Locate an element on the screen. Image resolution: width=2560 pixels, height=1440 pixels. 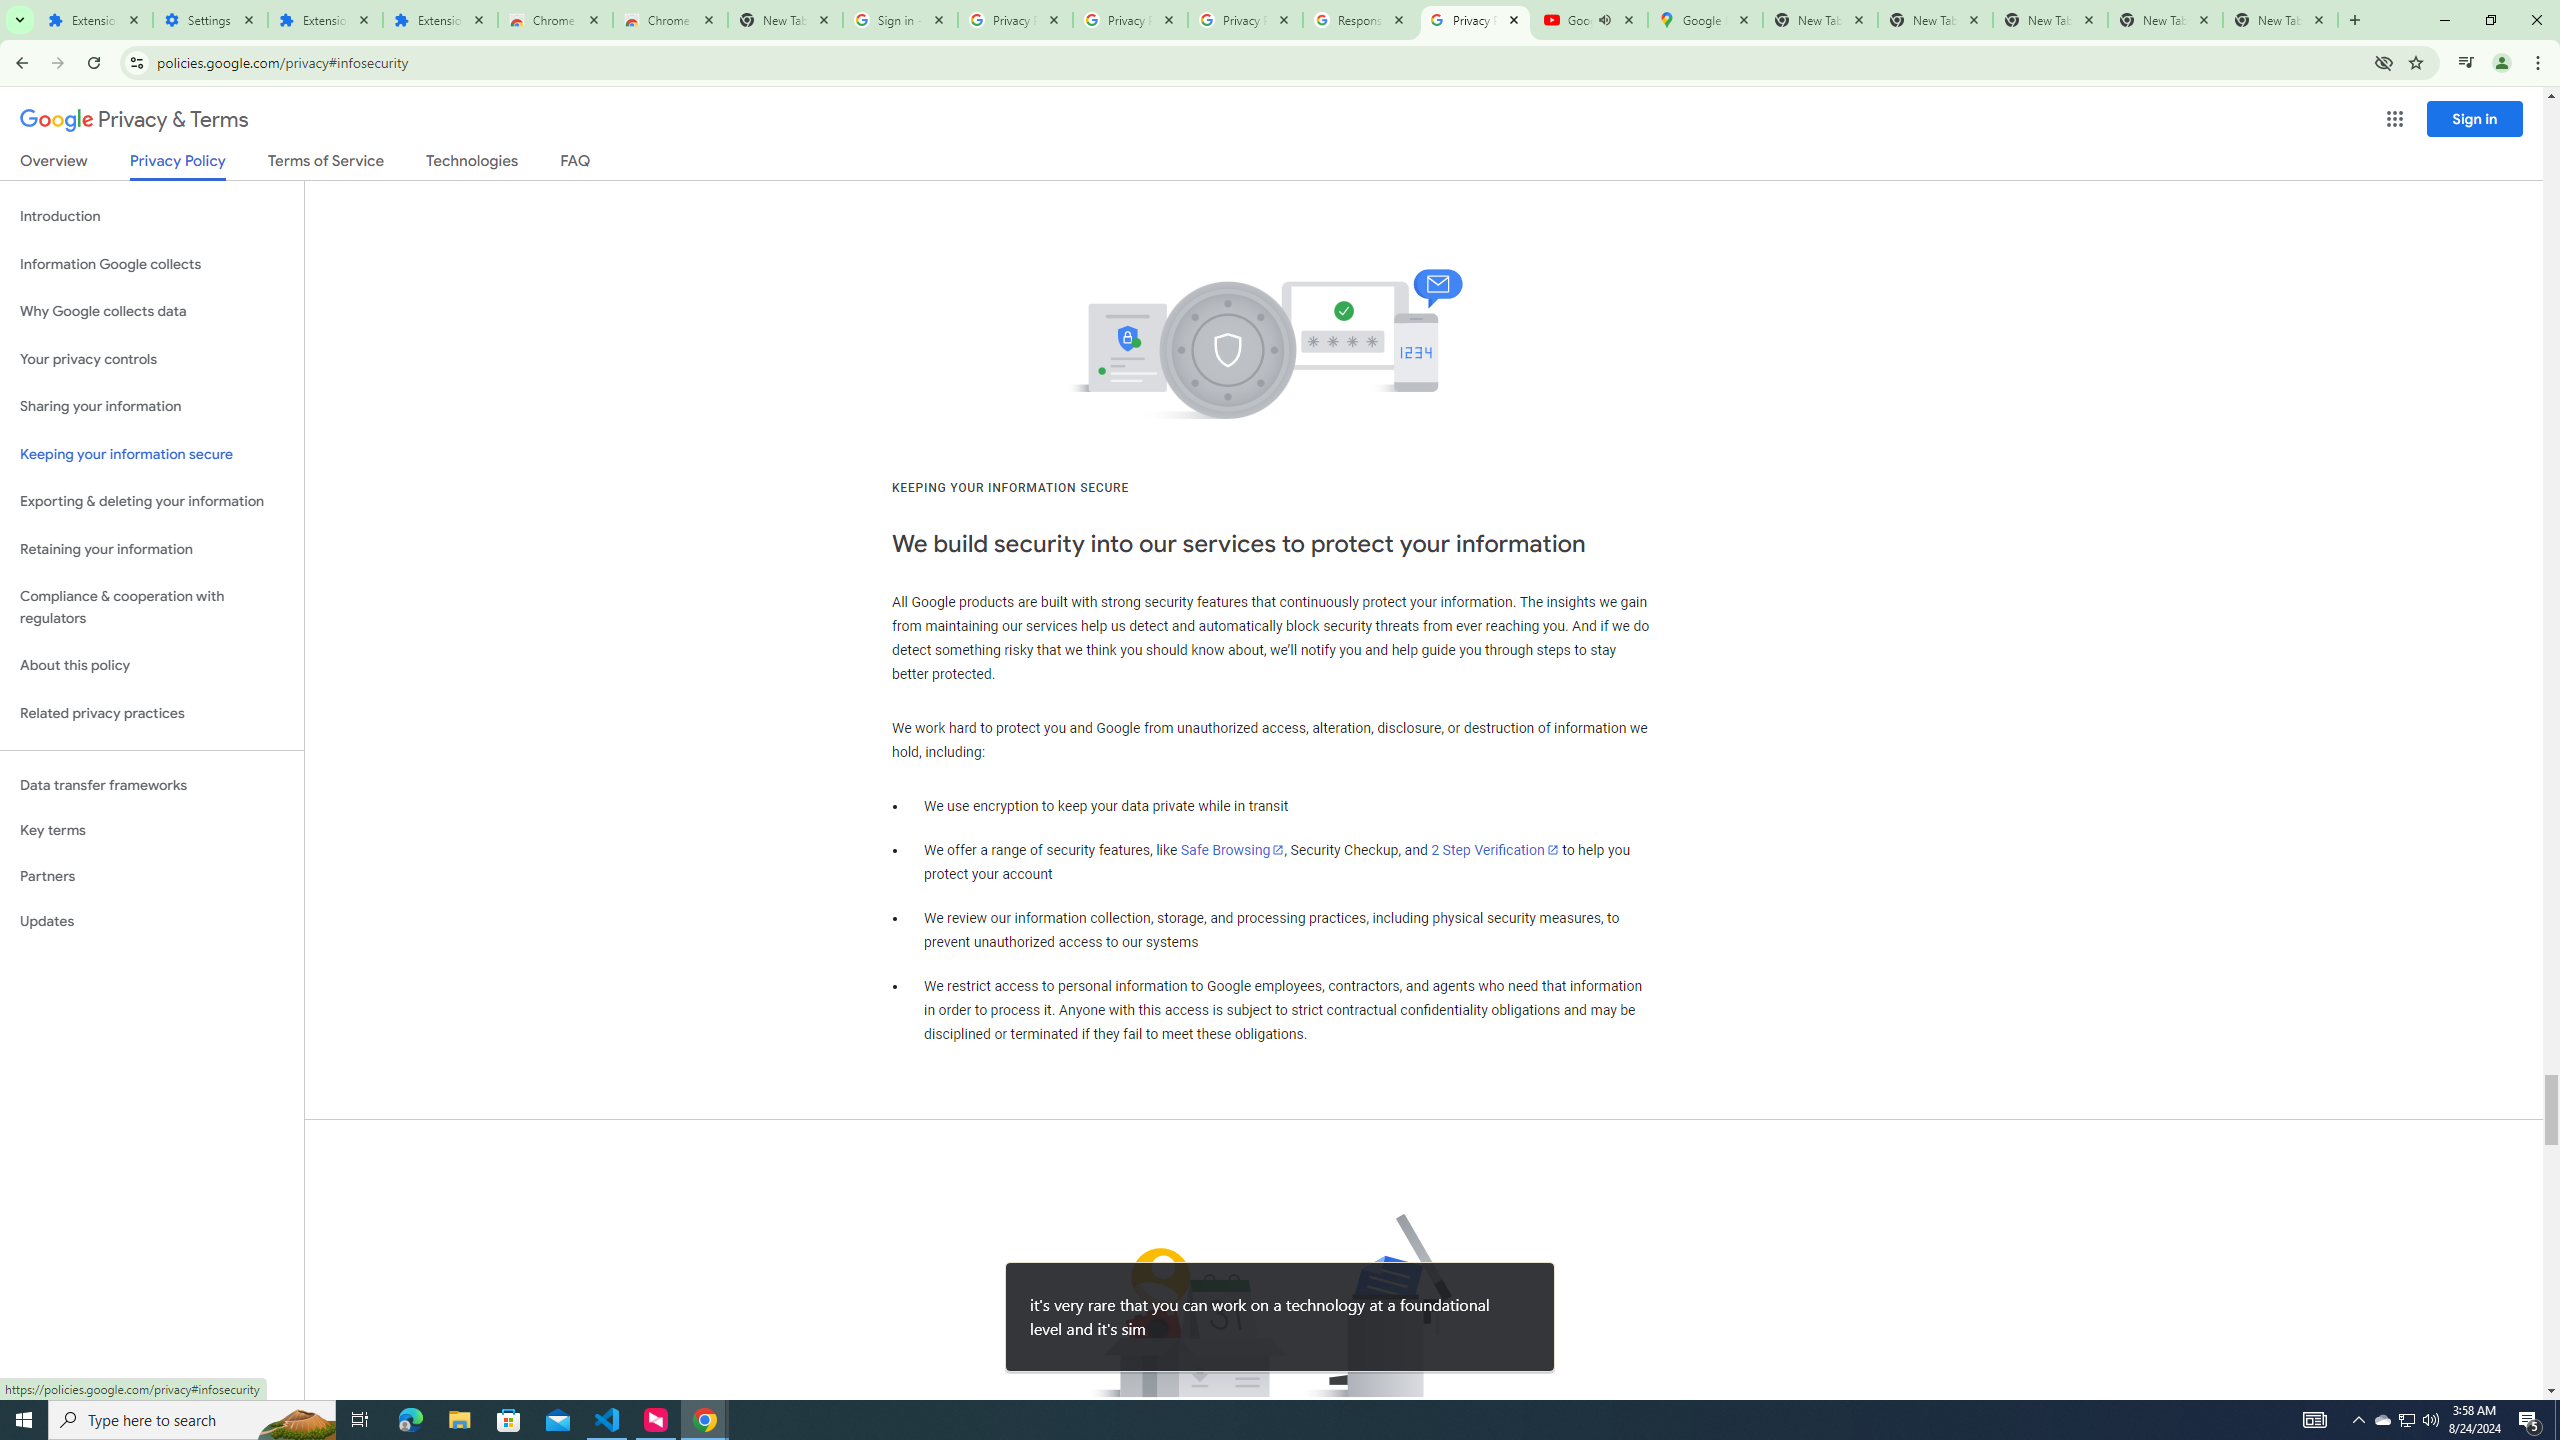
'Information Google collects' is located at coordinates (151, 264).